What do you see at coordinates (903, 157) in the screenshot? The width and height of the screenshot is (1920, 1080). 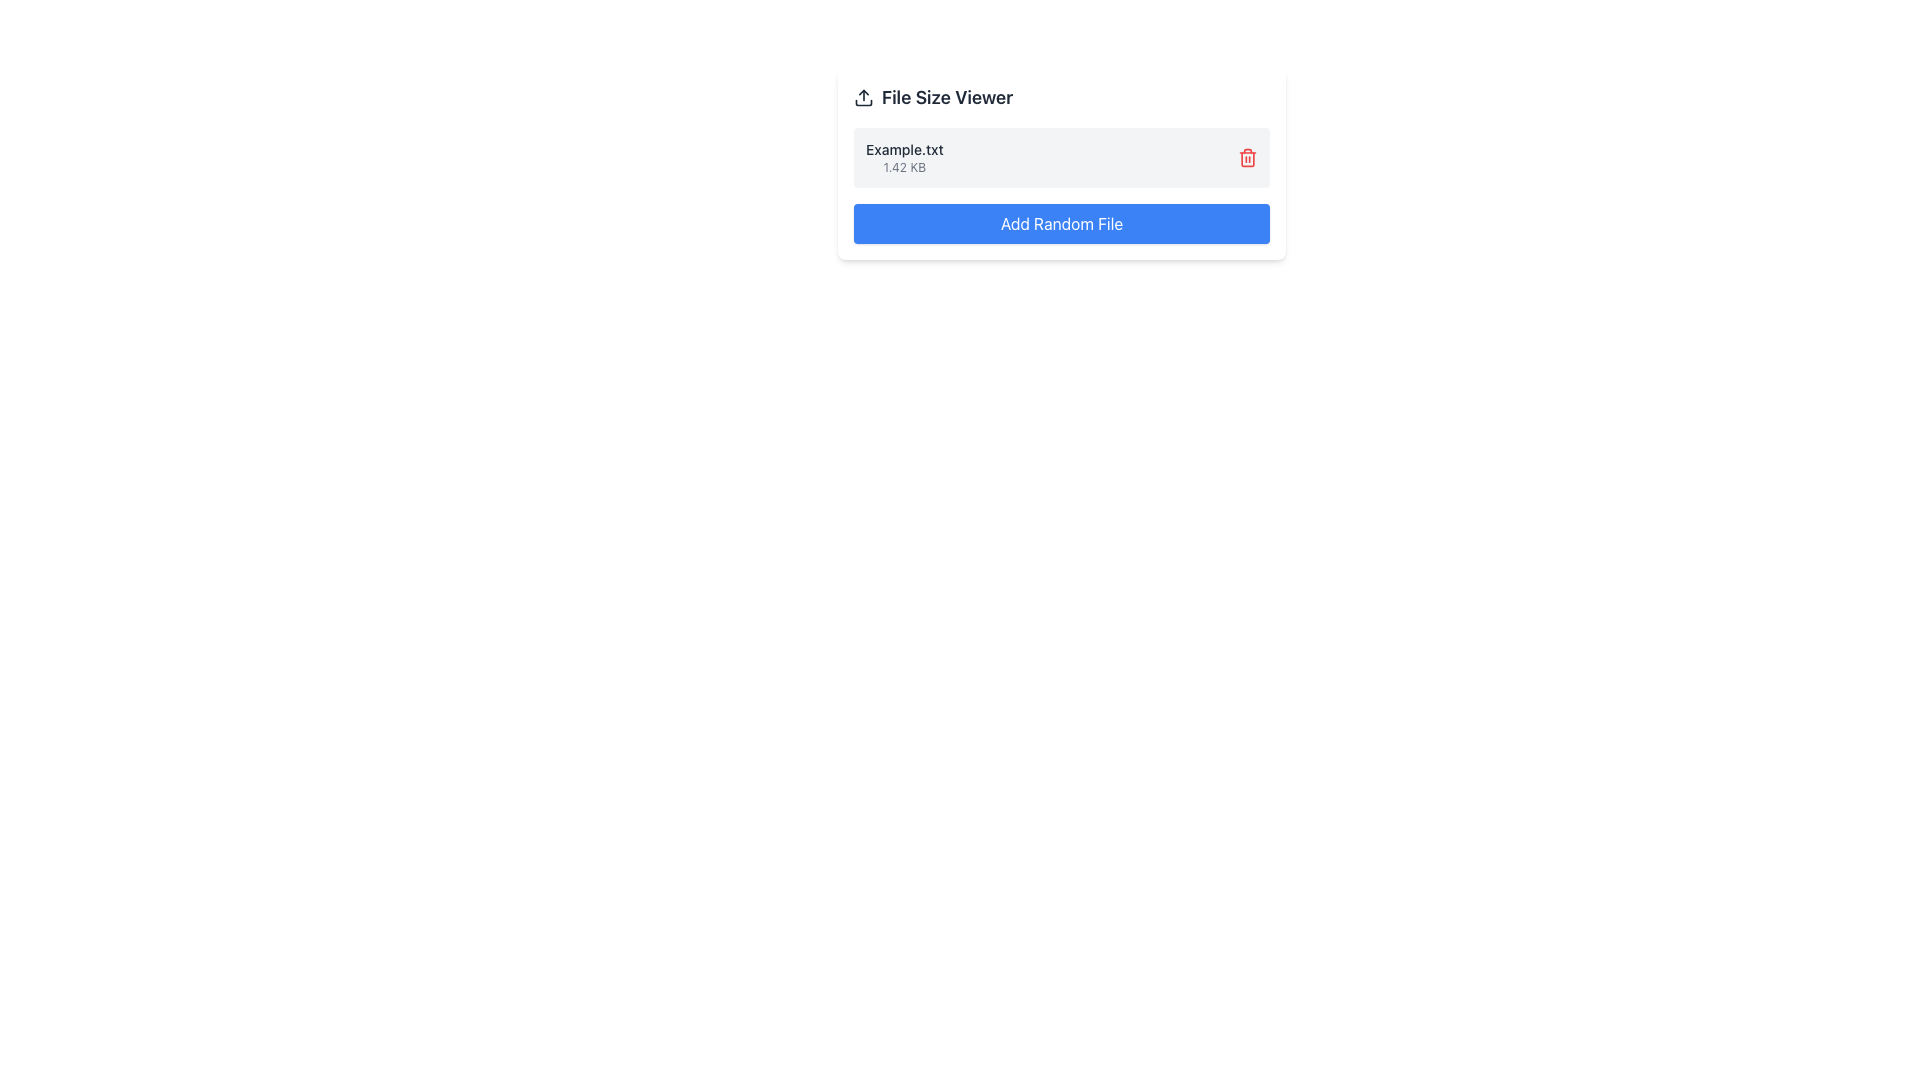 I see `the file name 'Example.txt'` at bounding box center [903, 157].